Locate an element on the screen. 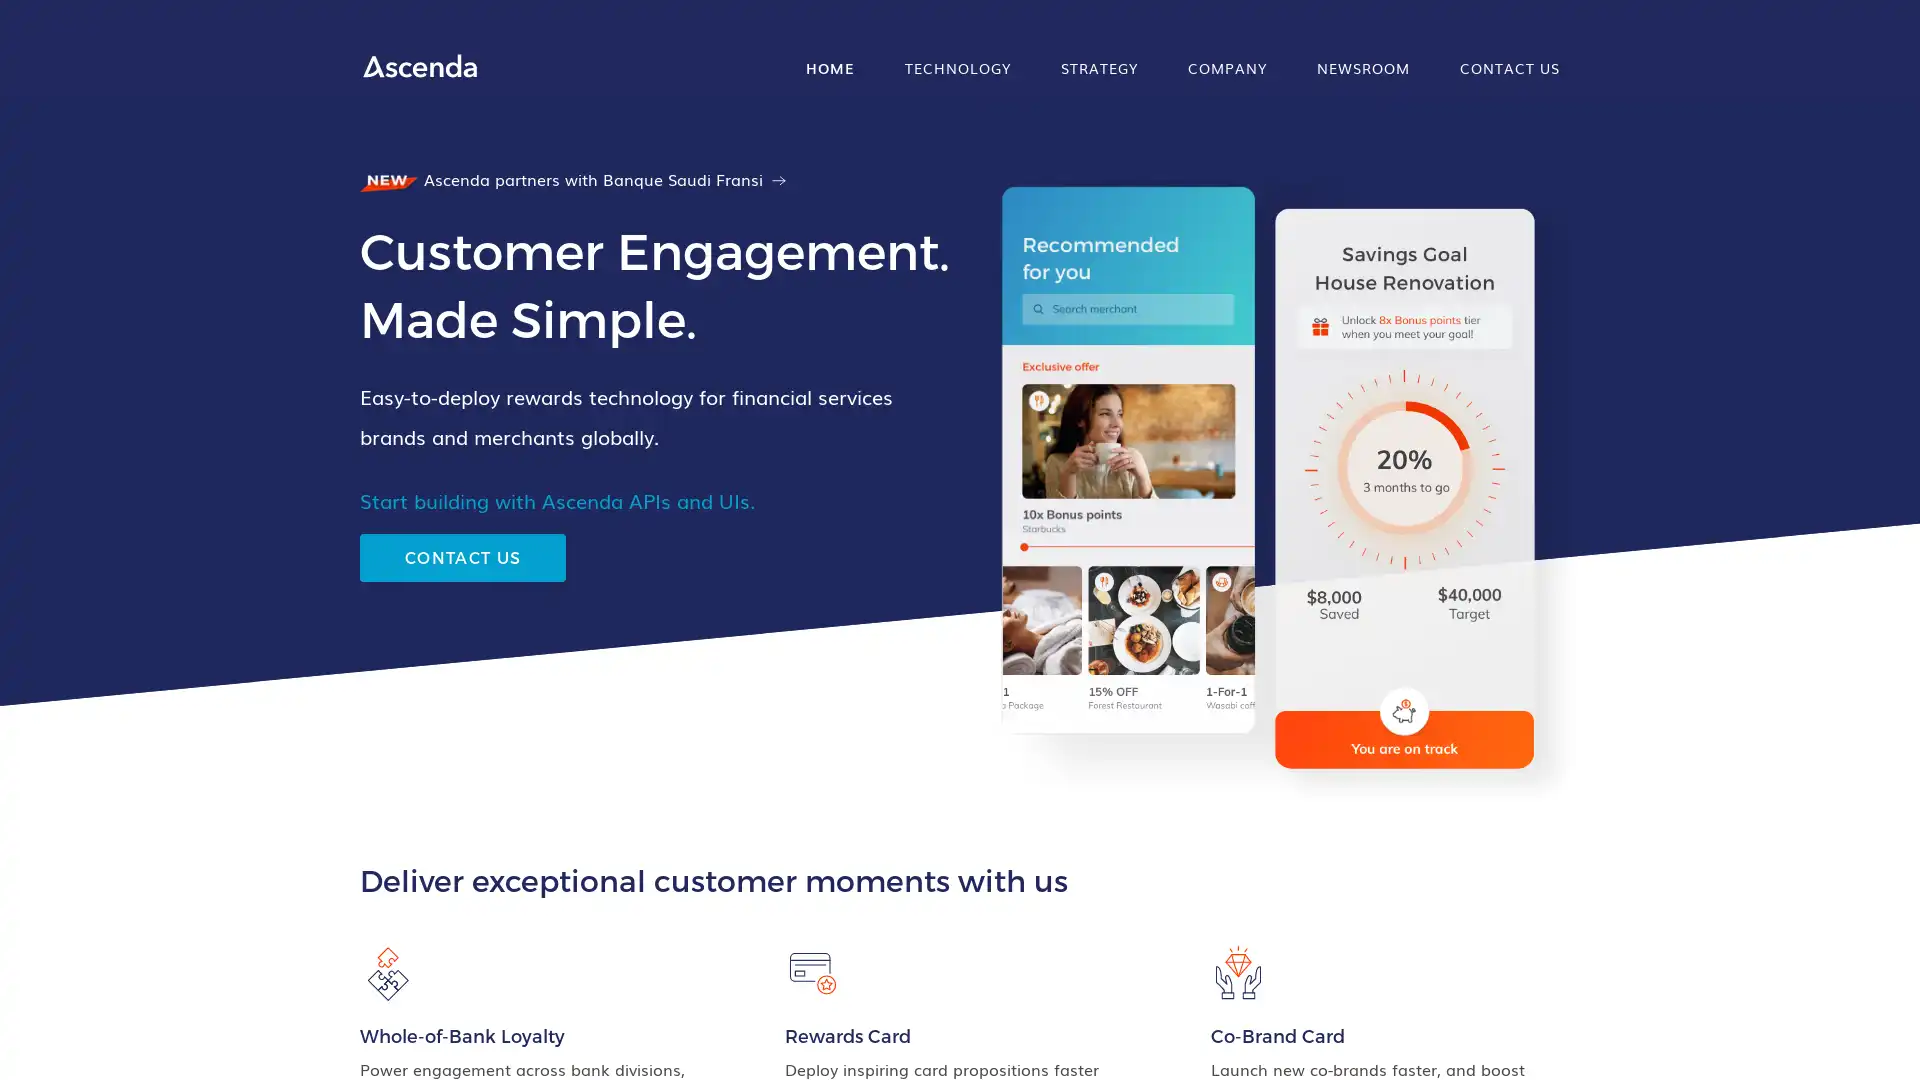 Image resolution: width=1920 pixels, height=1080 pixels. animation is located at coordinates (1297, 488).